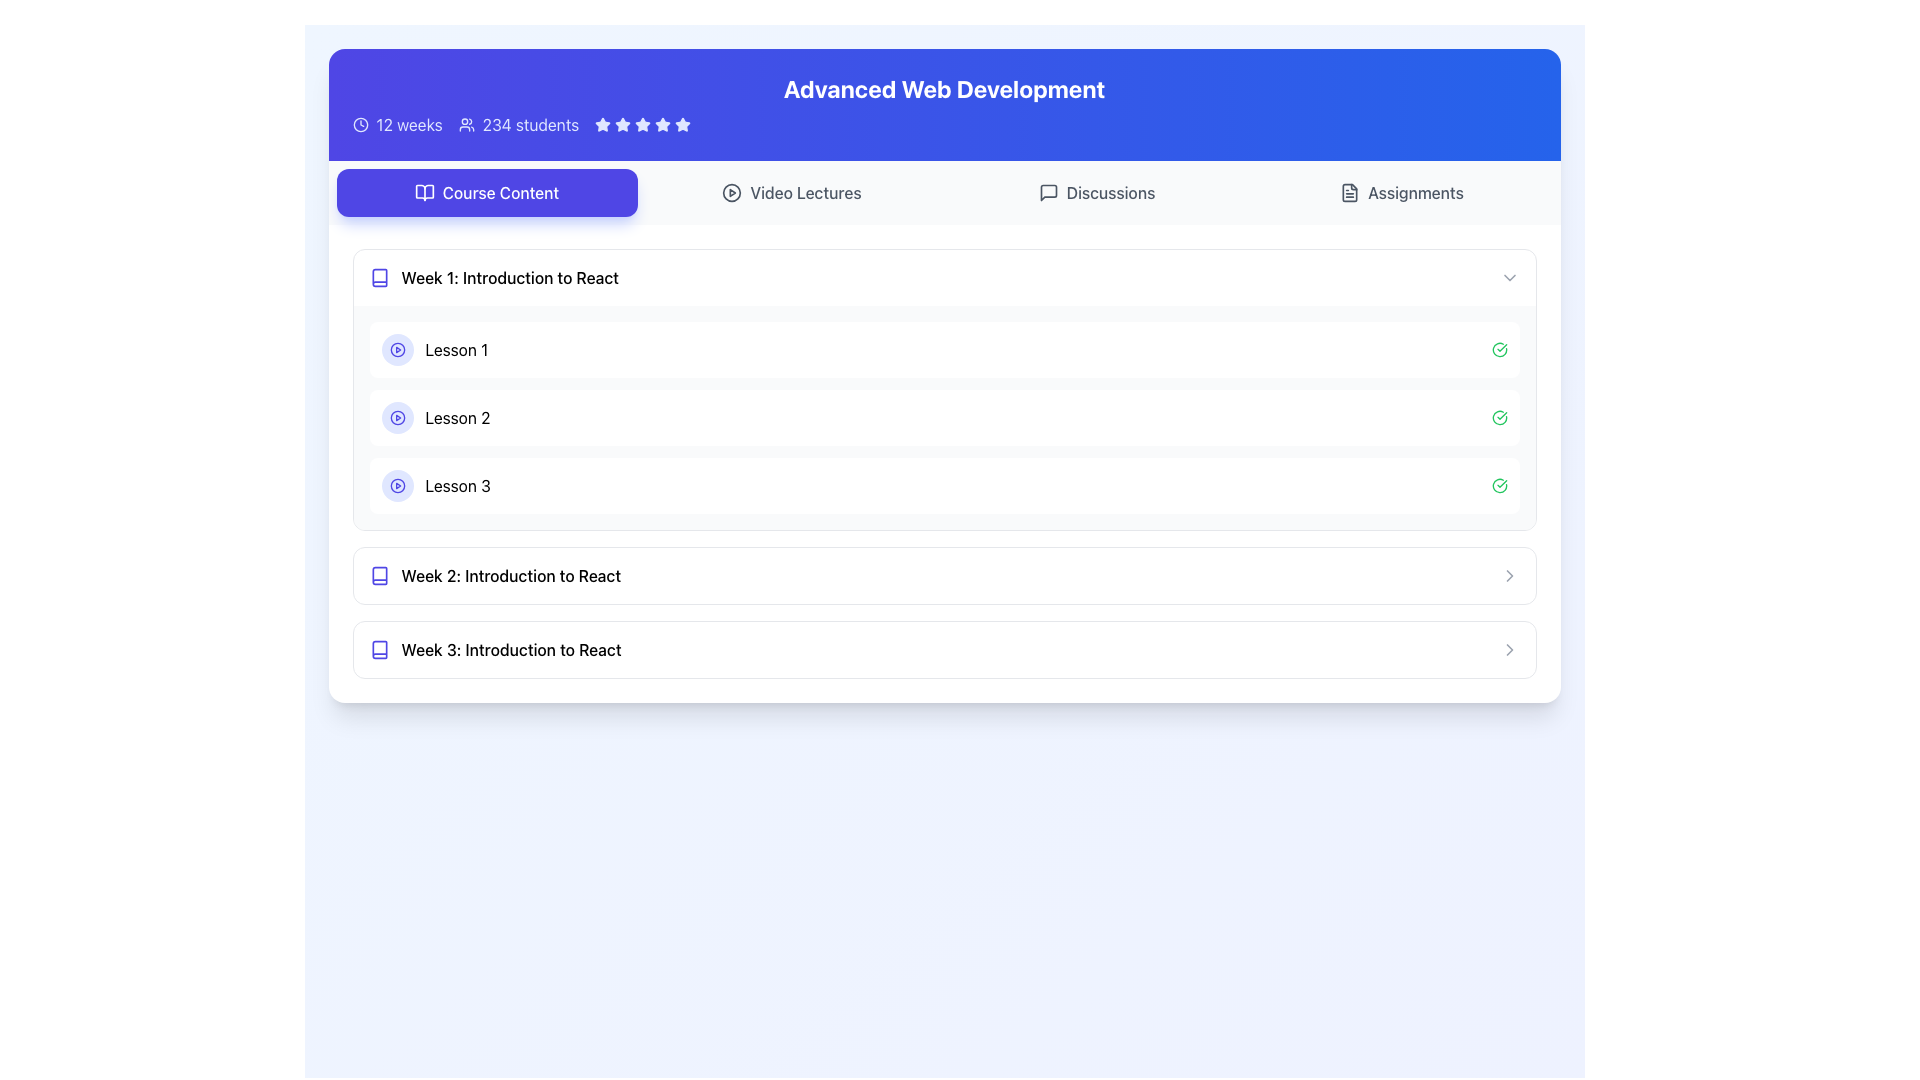  What do you see at coordinates (379, 575) in the screenshot?
I see `the course content icon representing the week's course information in the 'Course Content' section, located in the 'Week 2: Introduction to React' list item` at bounding box center [379, 575].